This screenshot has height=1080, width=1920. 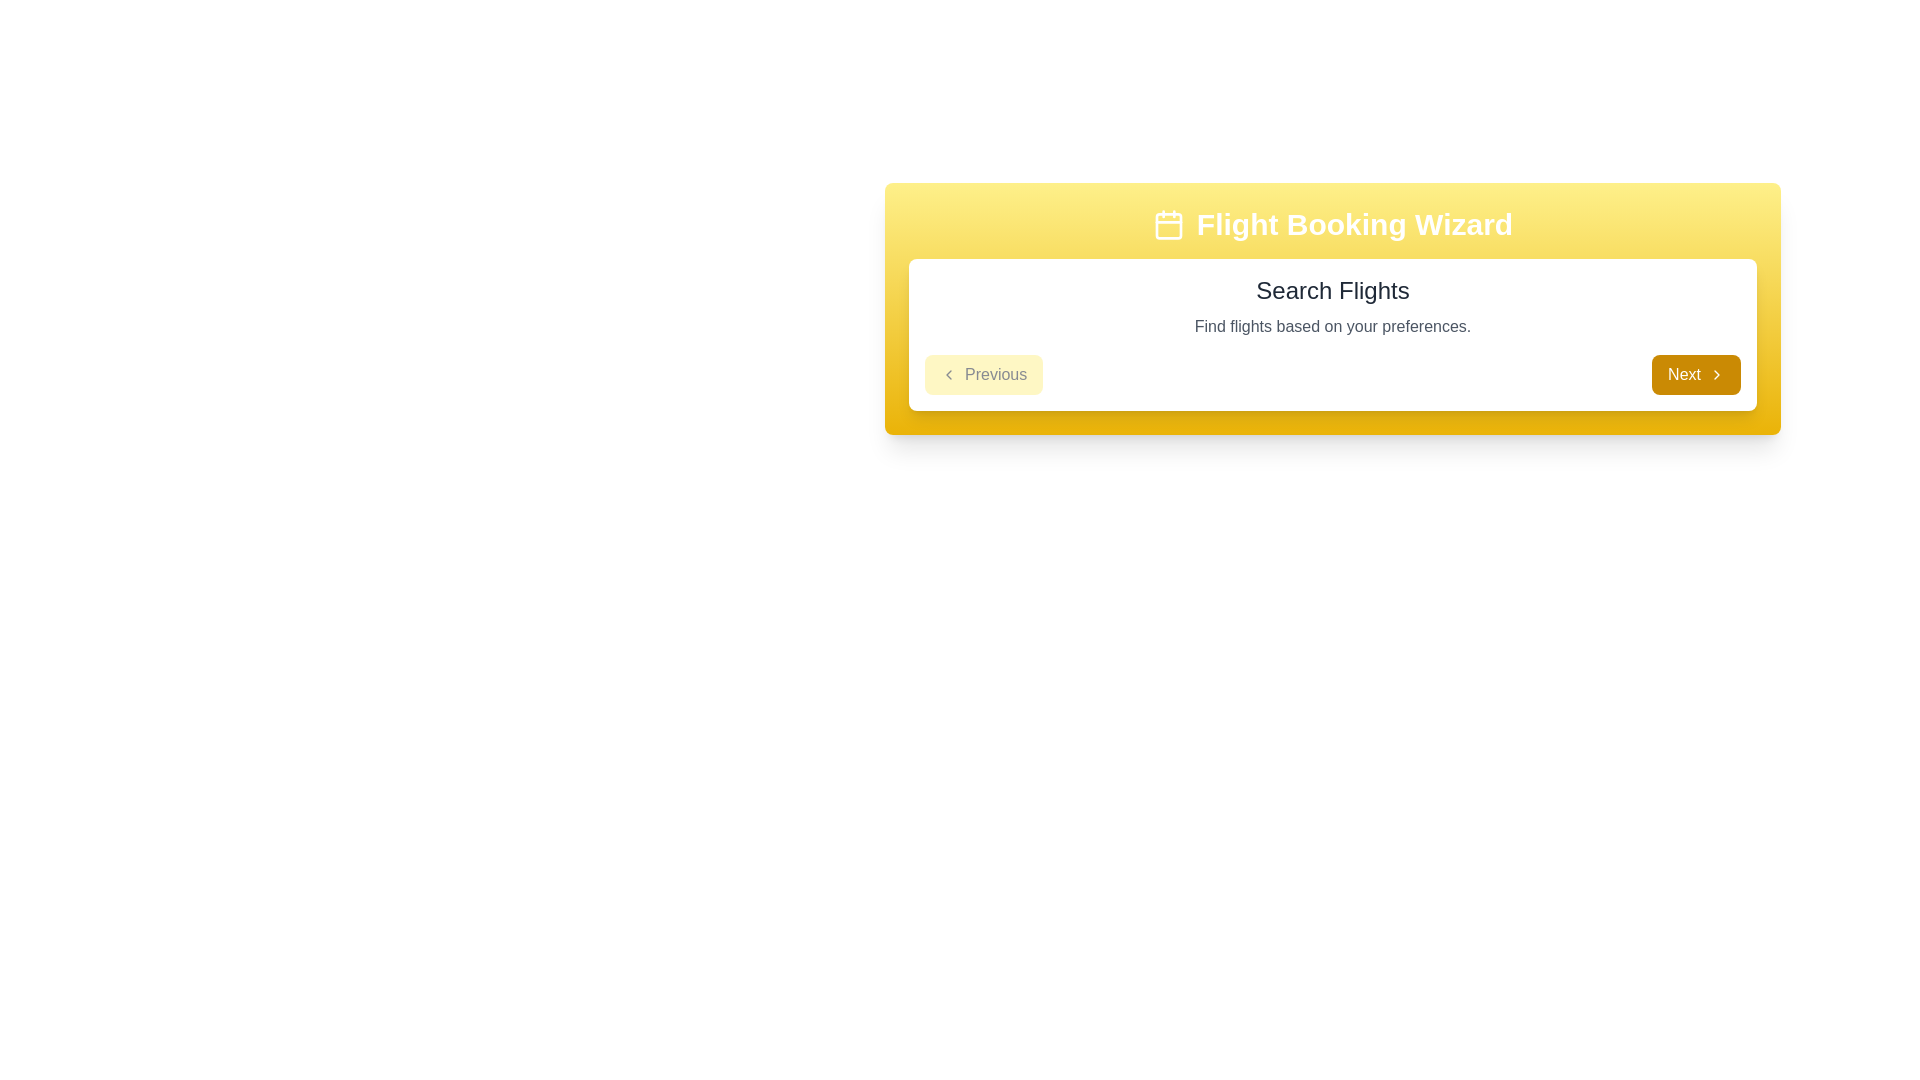 What do you see at coordinates (1716, 374) in the screenshot?
I see `the 'Next' button which contains the right-pointing chevron icon` at bounding box center [1716, 374].